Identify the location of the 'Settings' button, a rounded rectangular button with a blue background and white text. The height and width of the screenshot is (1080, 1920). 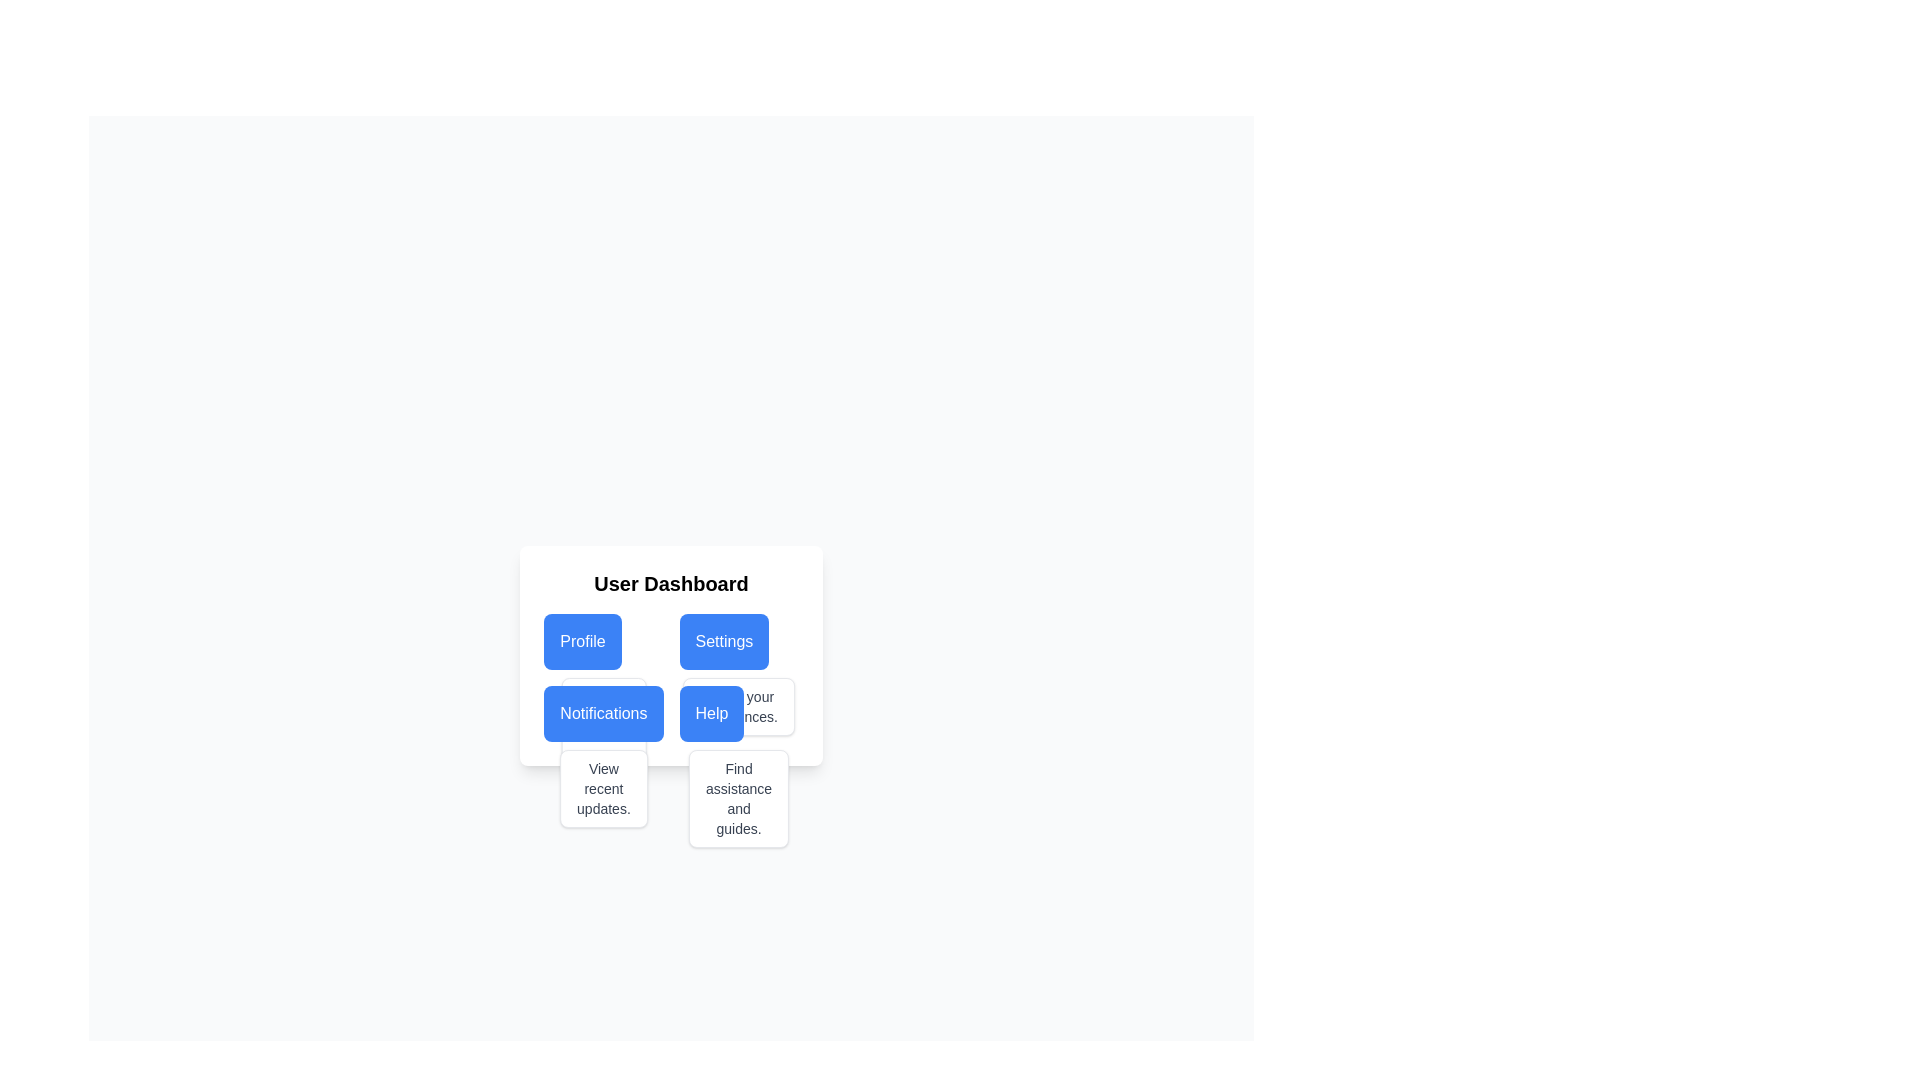
(738, 641).